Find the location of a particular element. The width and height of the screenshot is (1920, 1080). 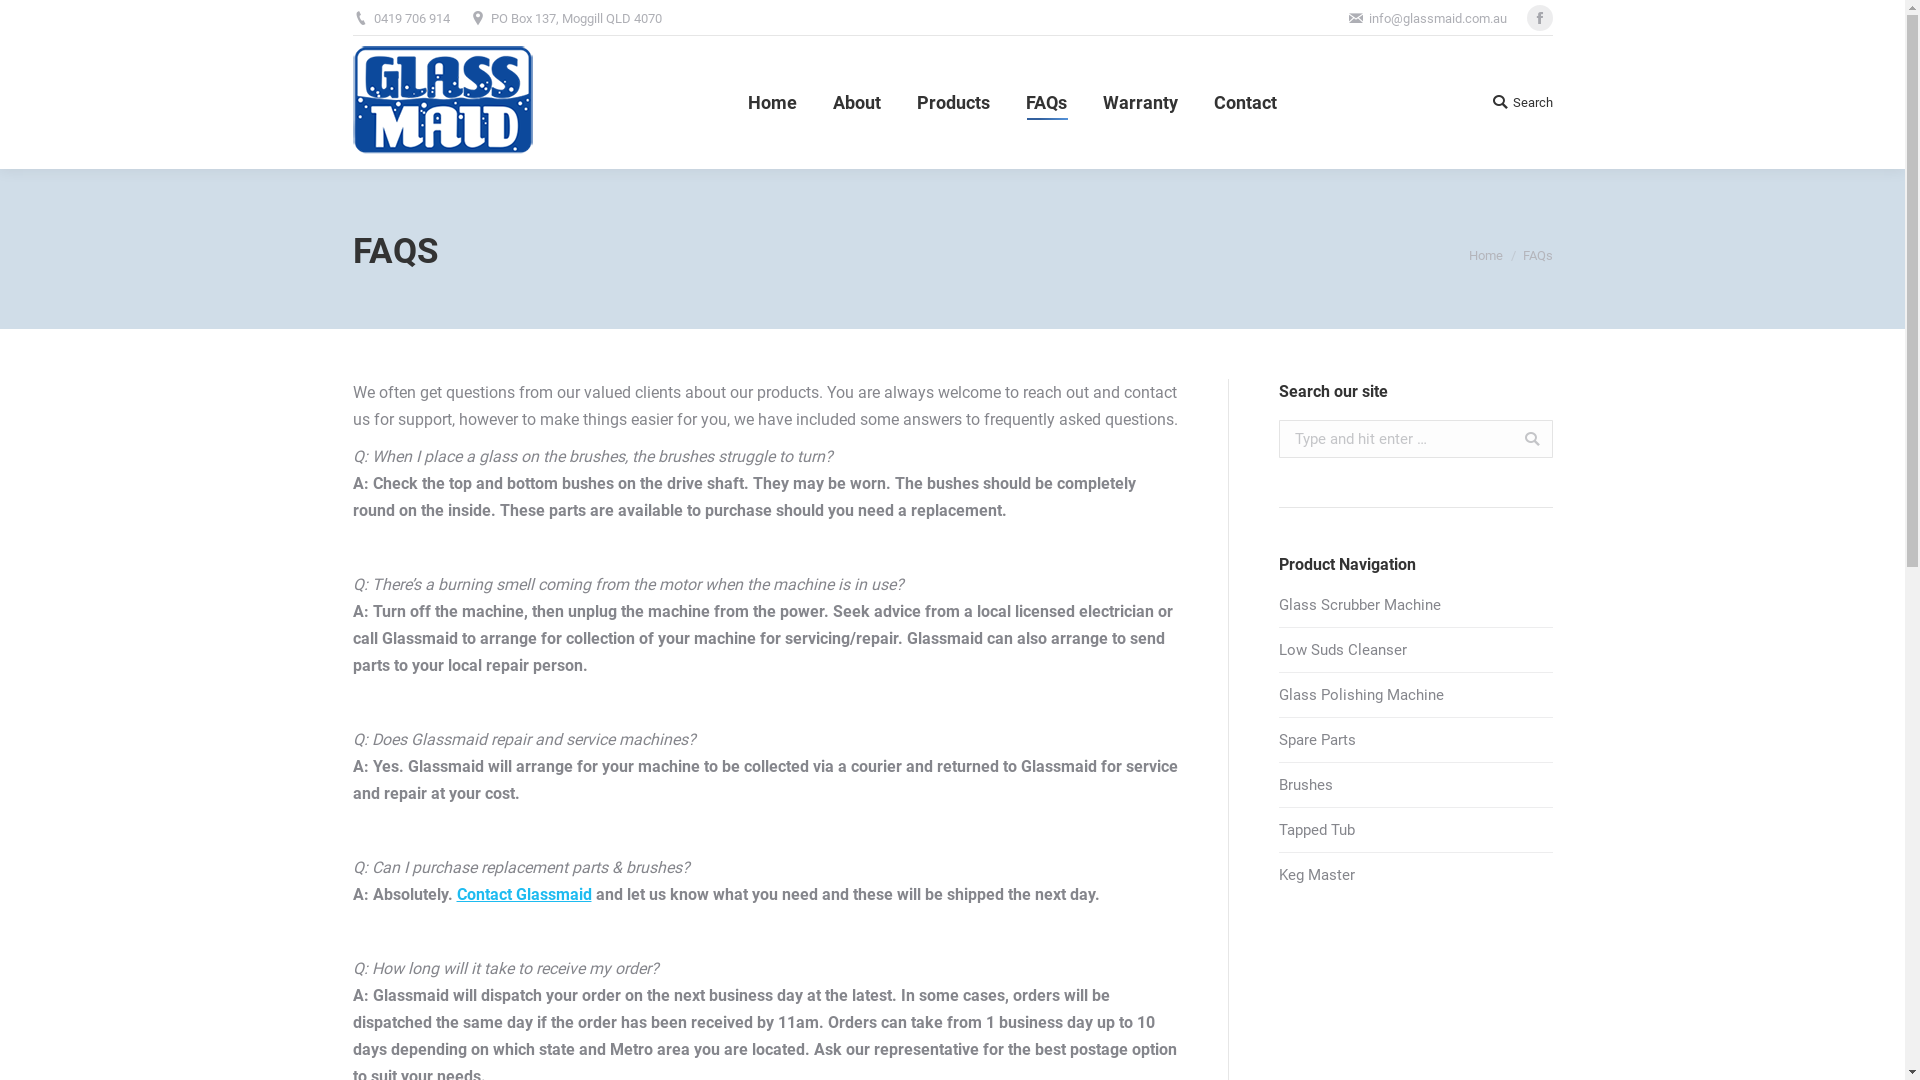

'Go!' is located at coordinates (28, 19).